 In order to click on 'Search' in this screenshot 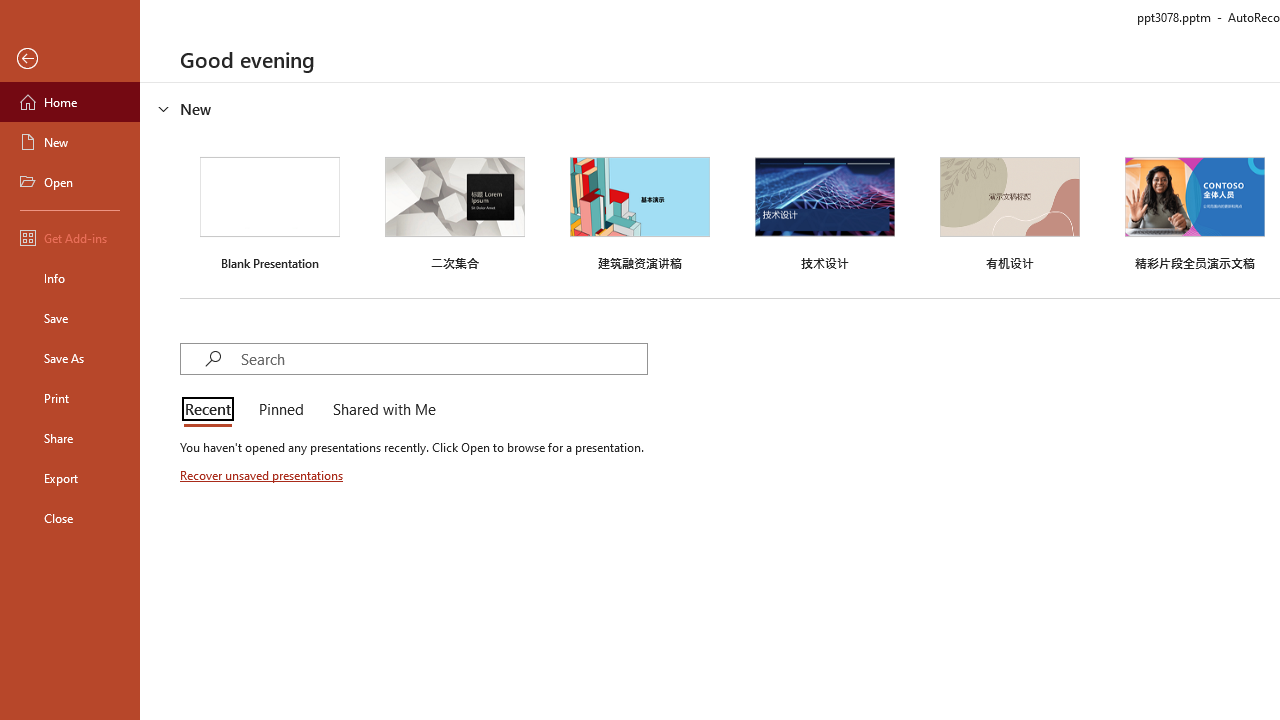, I will do `click(442, 357)`.